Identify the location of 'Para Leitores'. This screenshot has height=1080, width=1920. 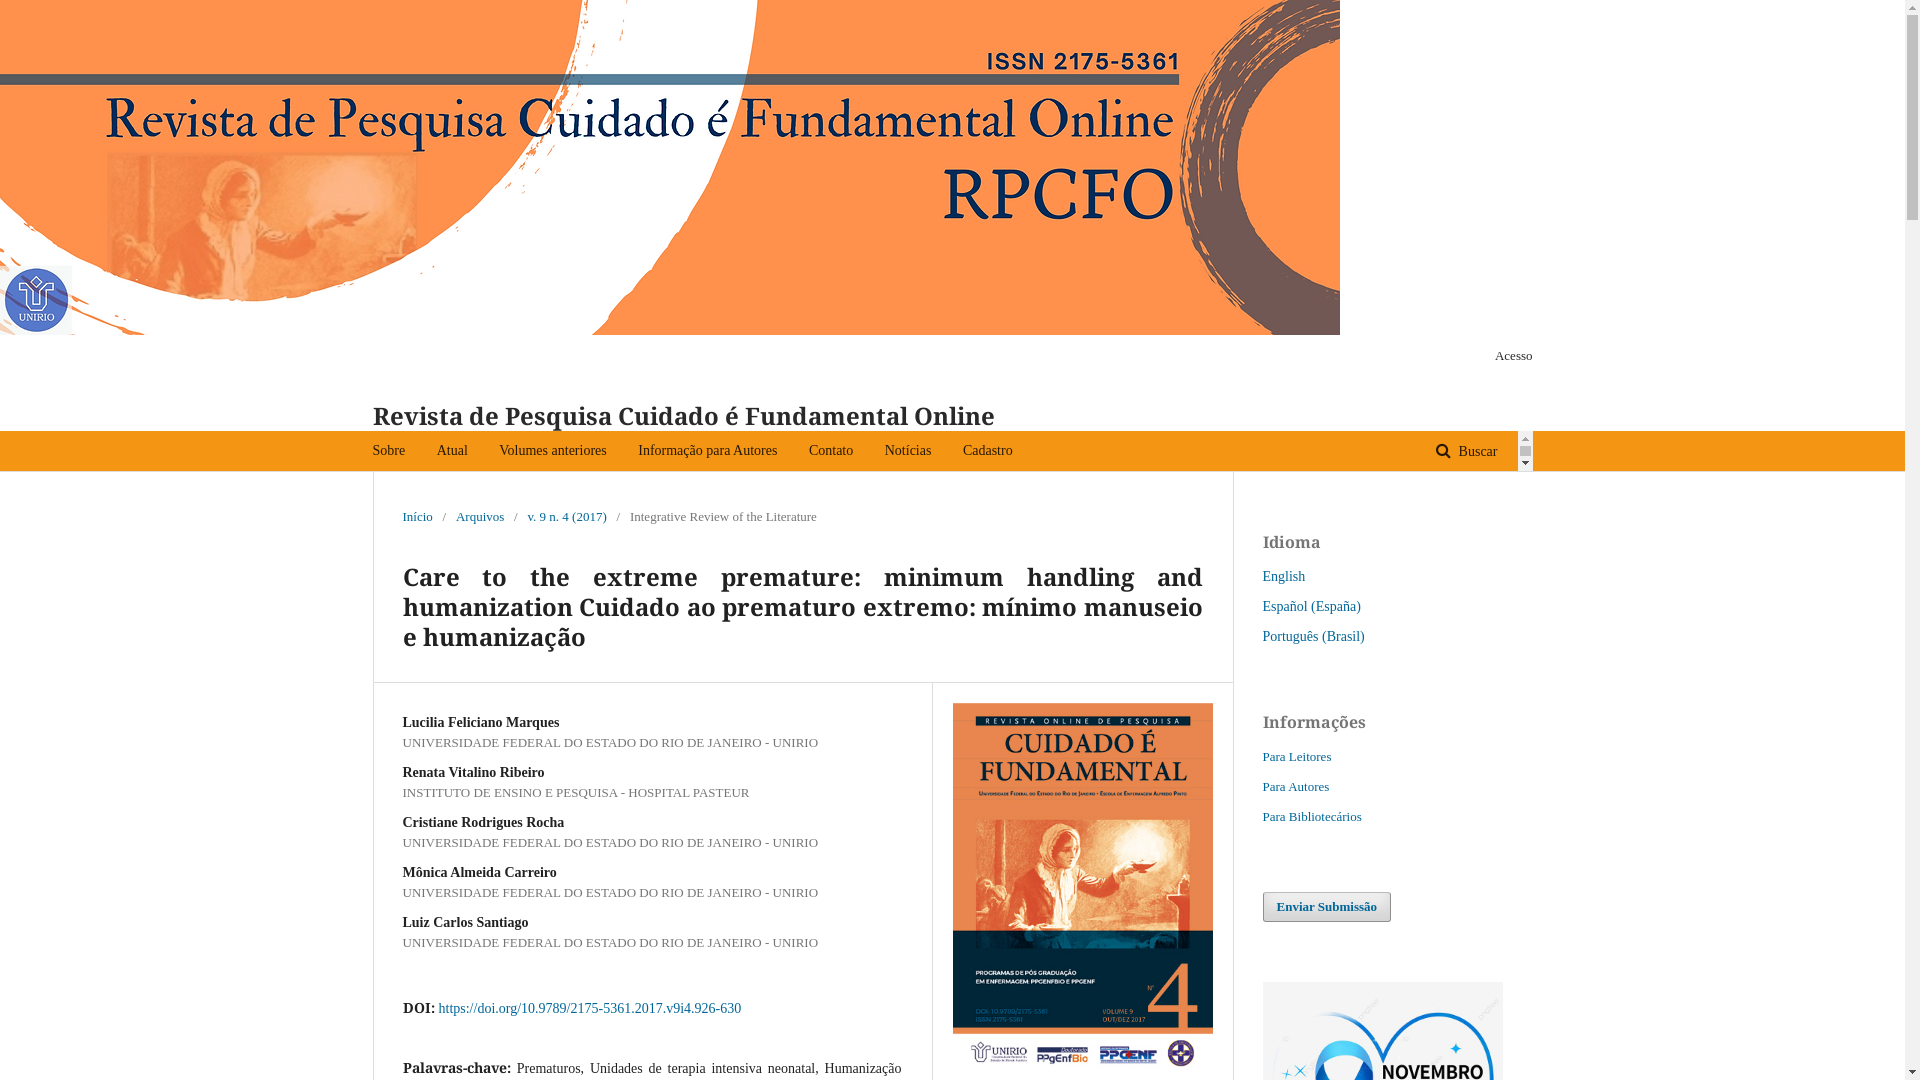
(1296, 756).